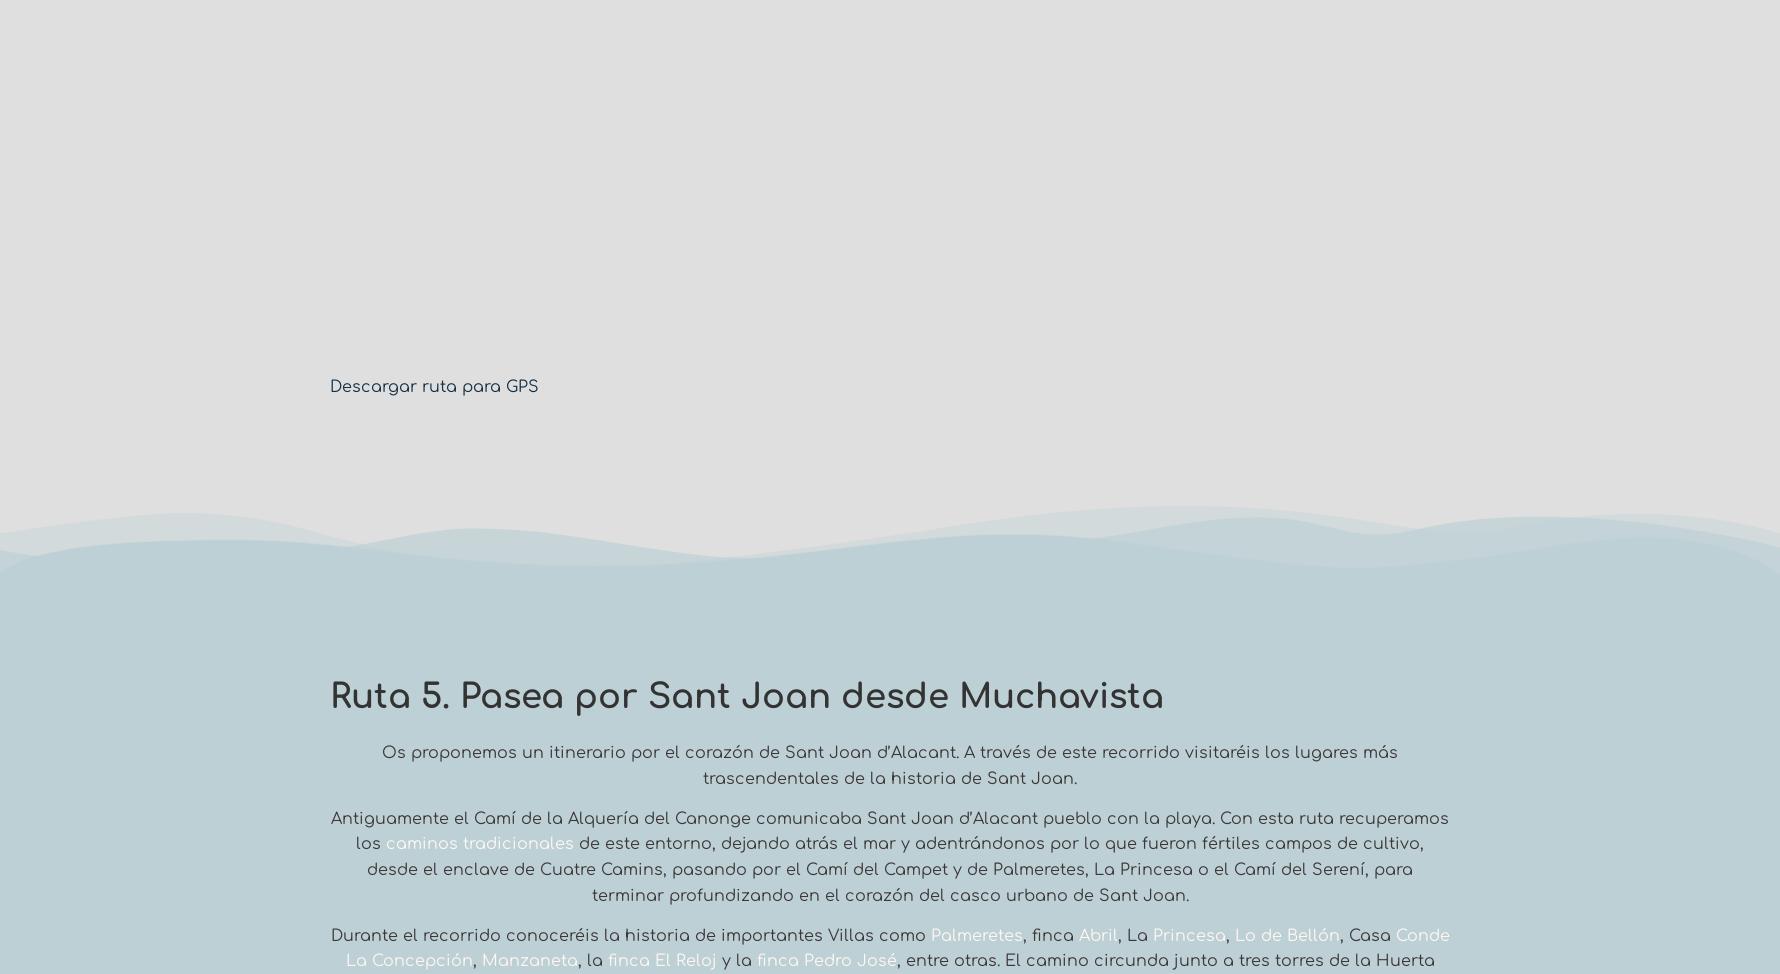  I want to click on 'Descargar ruta para GPS', so click(433, 386).